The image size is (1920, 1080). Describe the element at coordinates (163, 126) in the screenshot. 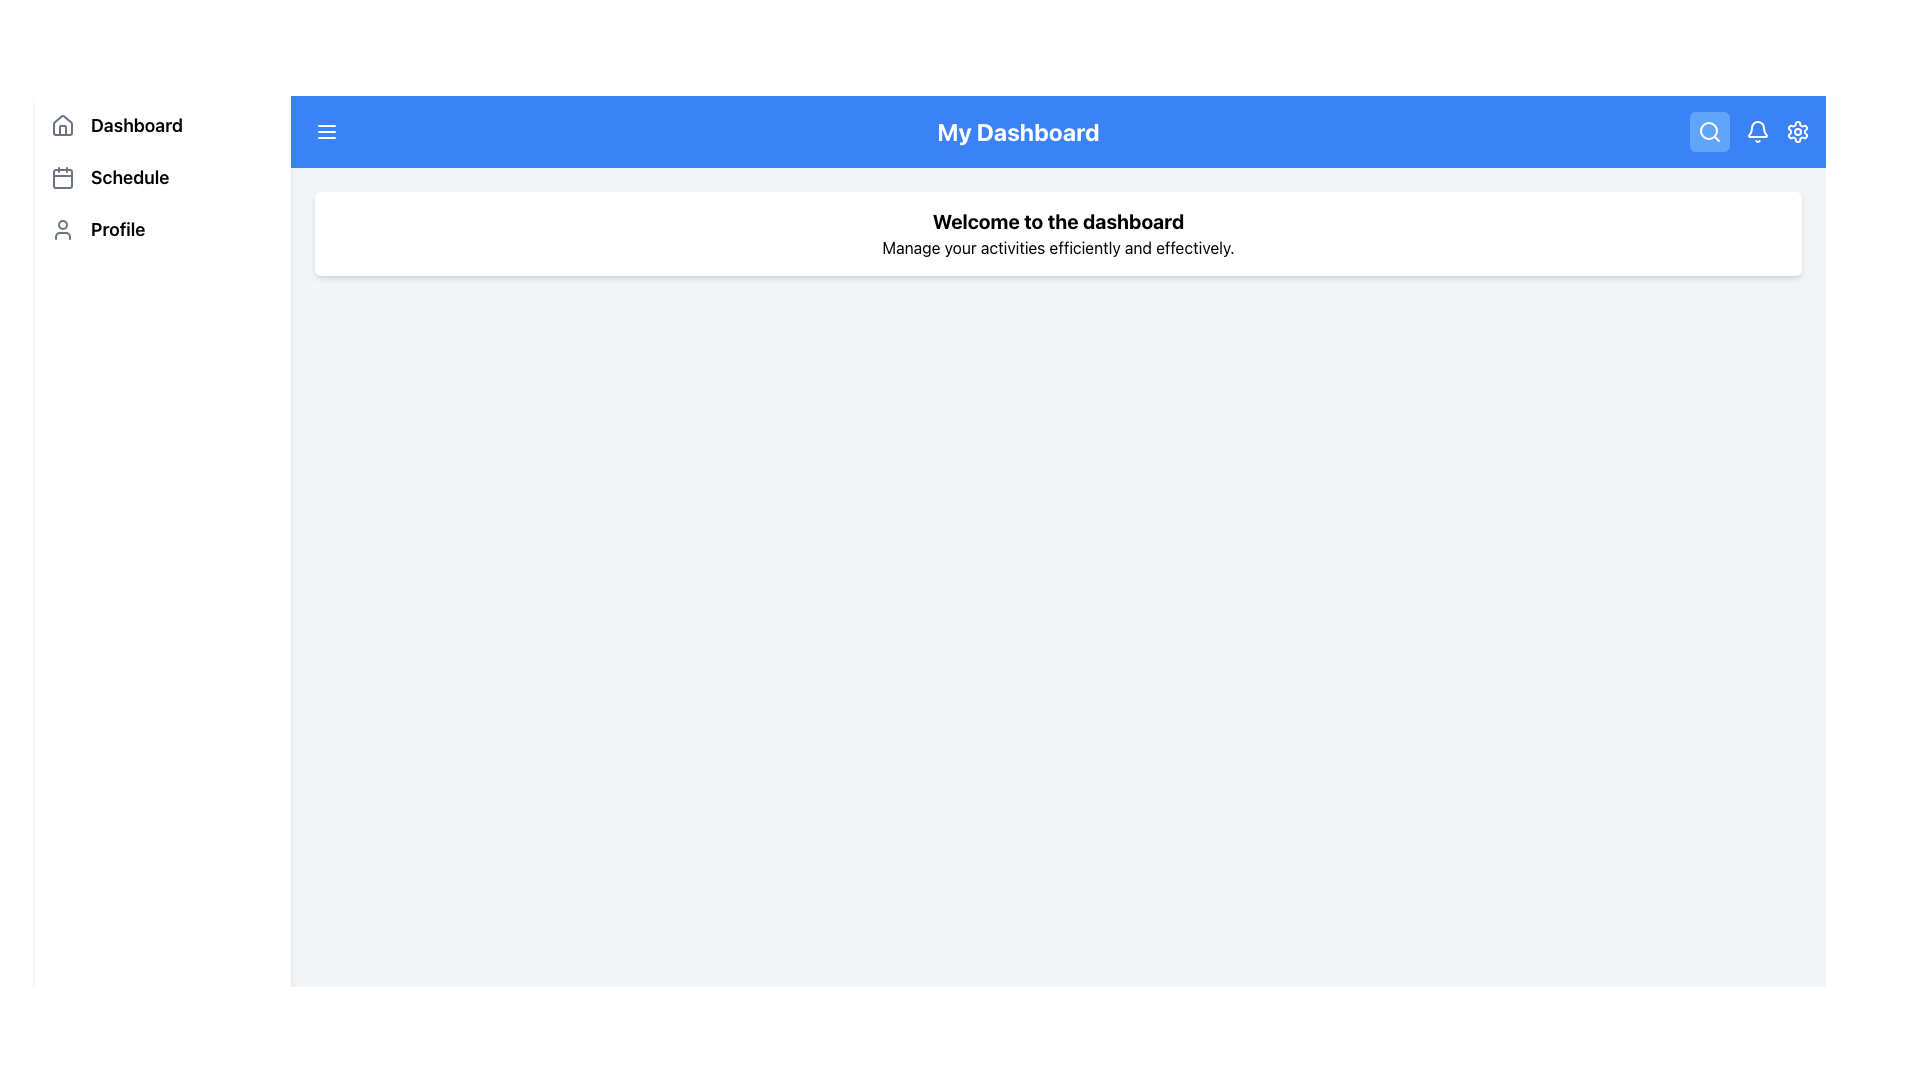

I see `the Dashboard button, which features a house icon to the left of the bold text 'Dashboard'` at that location.